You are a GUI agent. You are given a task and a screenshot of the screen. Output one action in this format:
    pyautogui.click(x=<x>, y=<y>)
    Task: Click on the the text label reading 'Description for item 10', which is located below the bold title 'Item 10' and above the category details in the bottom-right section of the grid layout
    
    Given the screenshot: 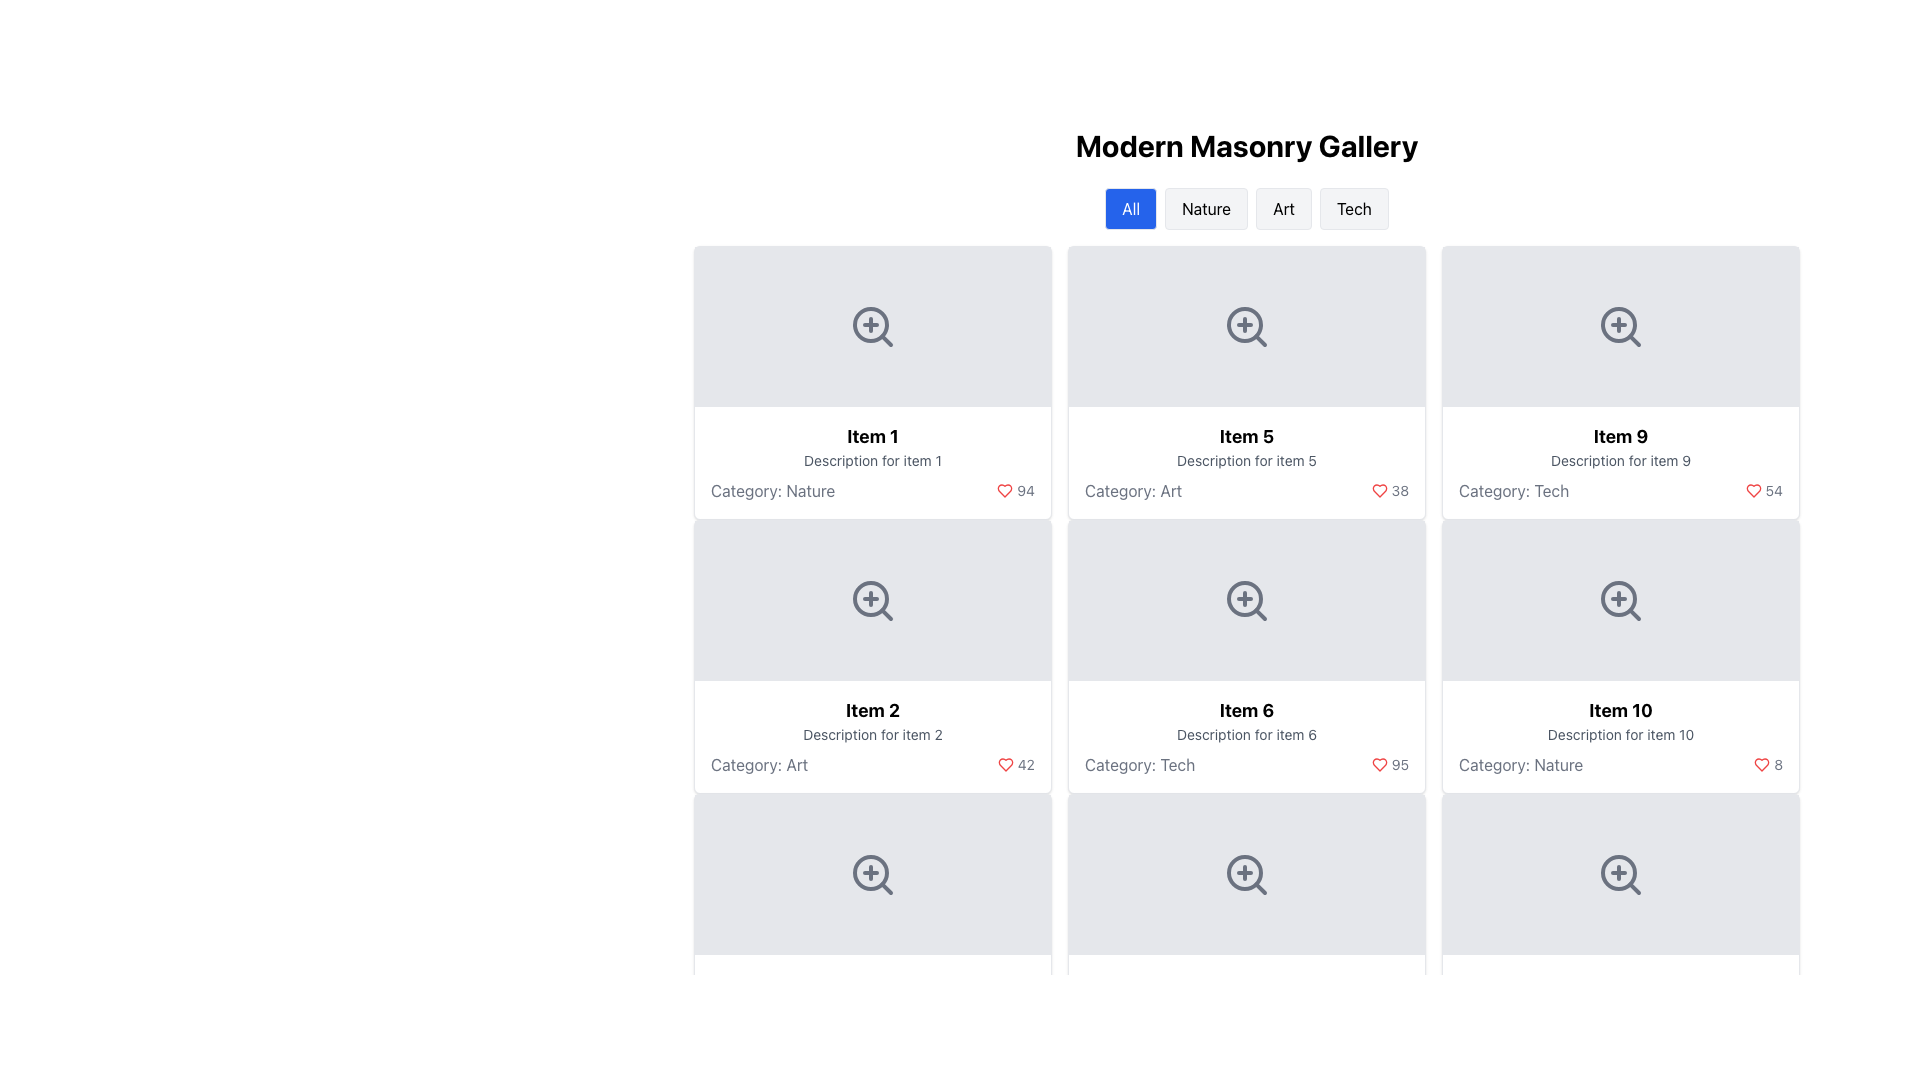 What is the action you would take?
    pyautogui.click(x=1621, y=735)
    